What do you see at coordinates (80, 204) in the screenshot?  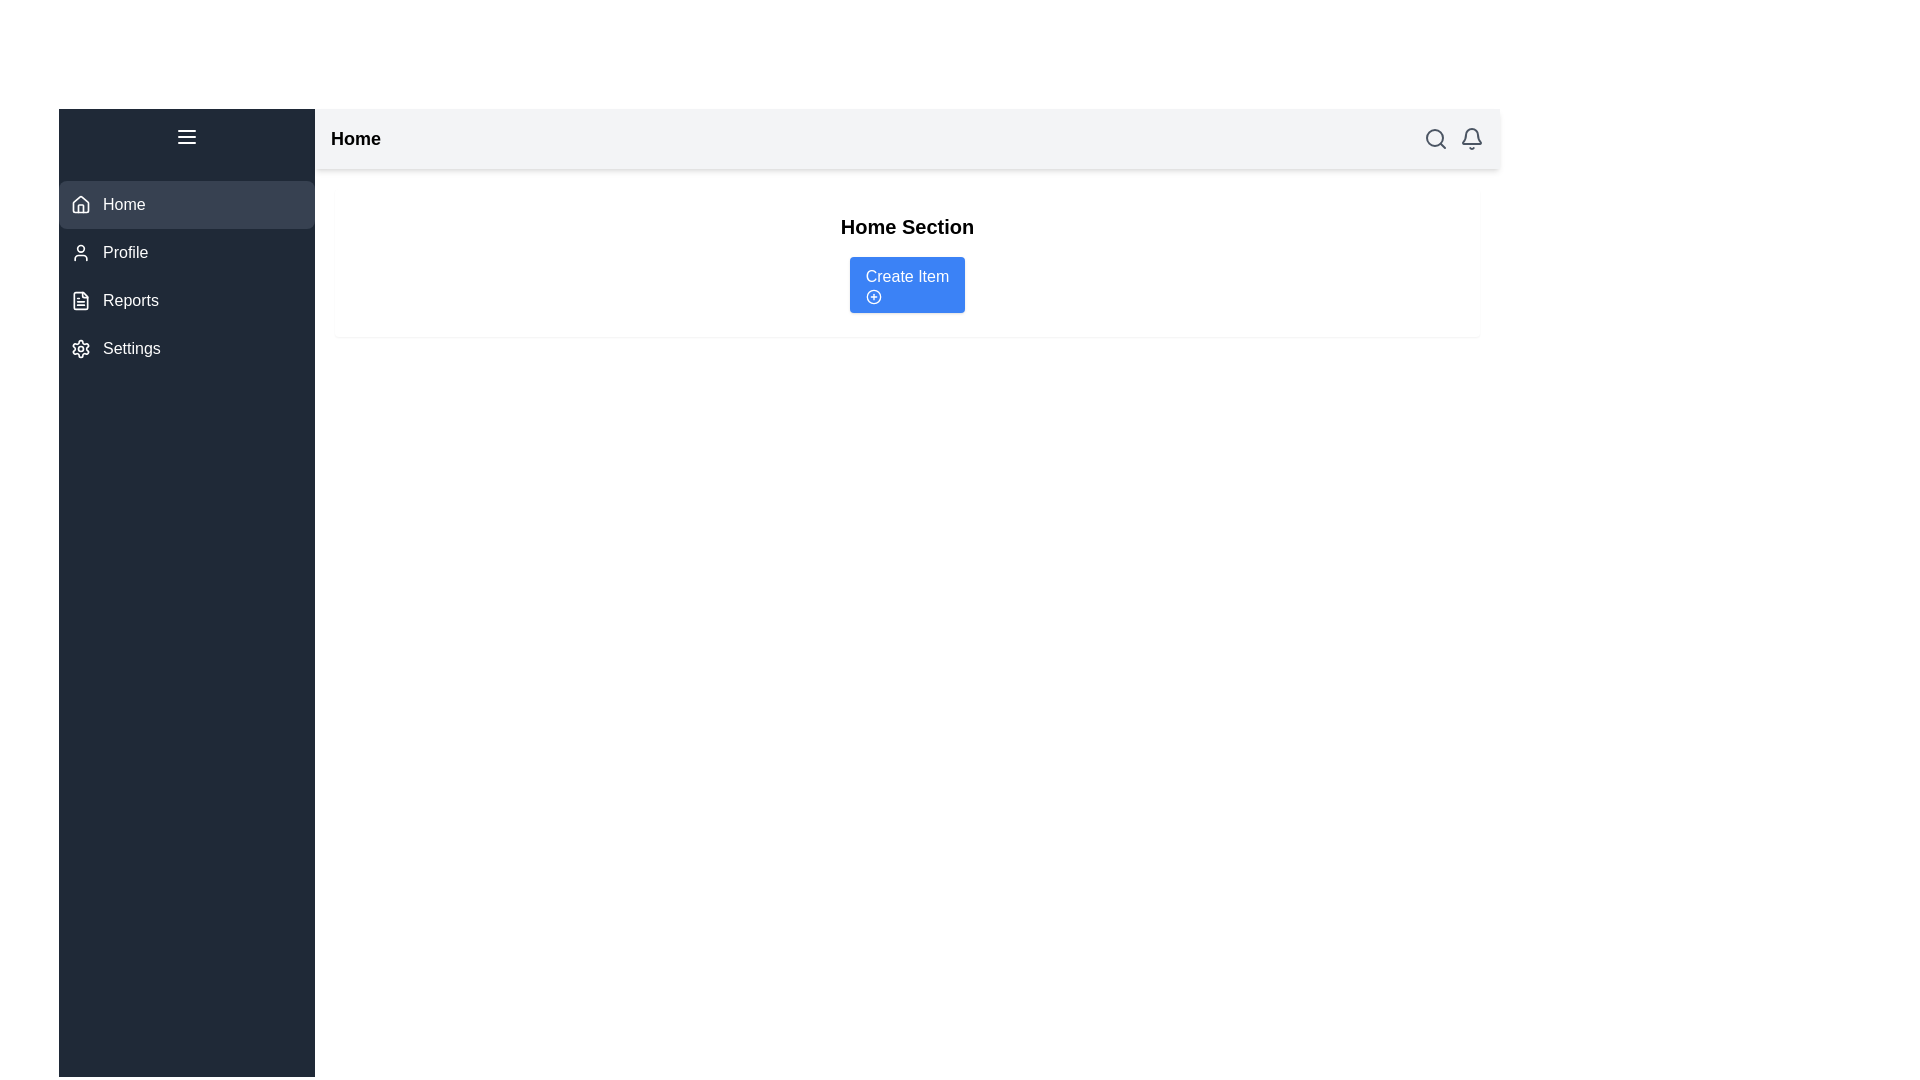 I see `the 'Home' icon located at the top of the left sidebar menu` at bounding box center [80, 204].